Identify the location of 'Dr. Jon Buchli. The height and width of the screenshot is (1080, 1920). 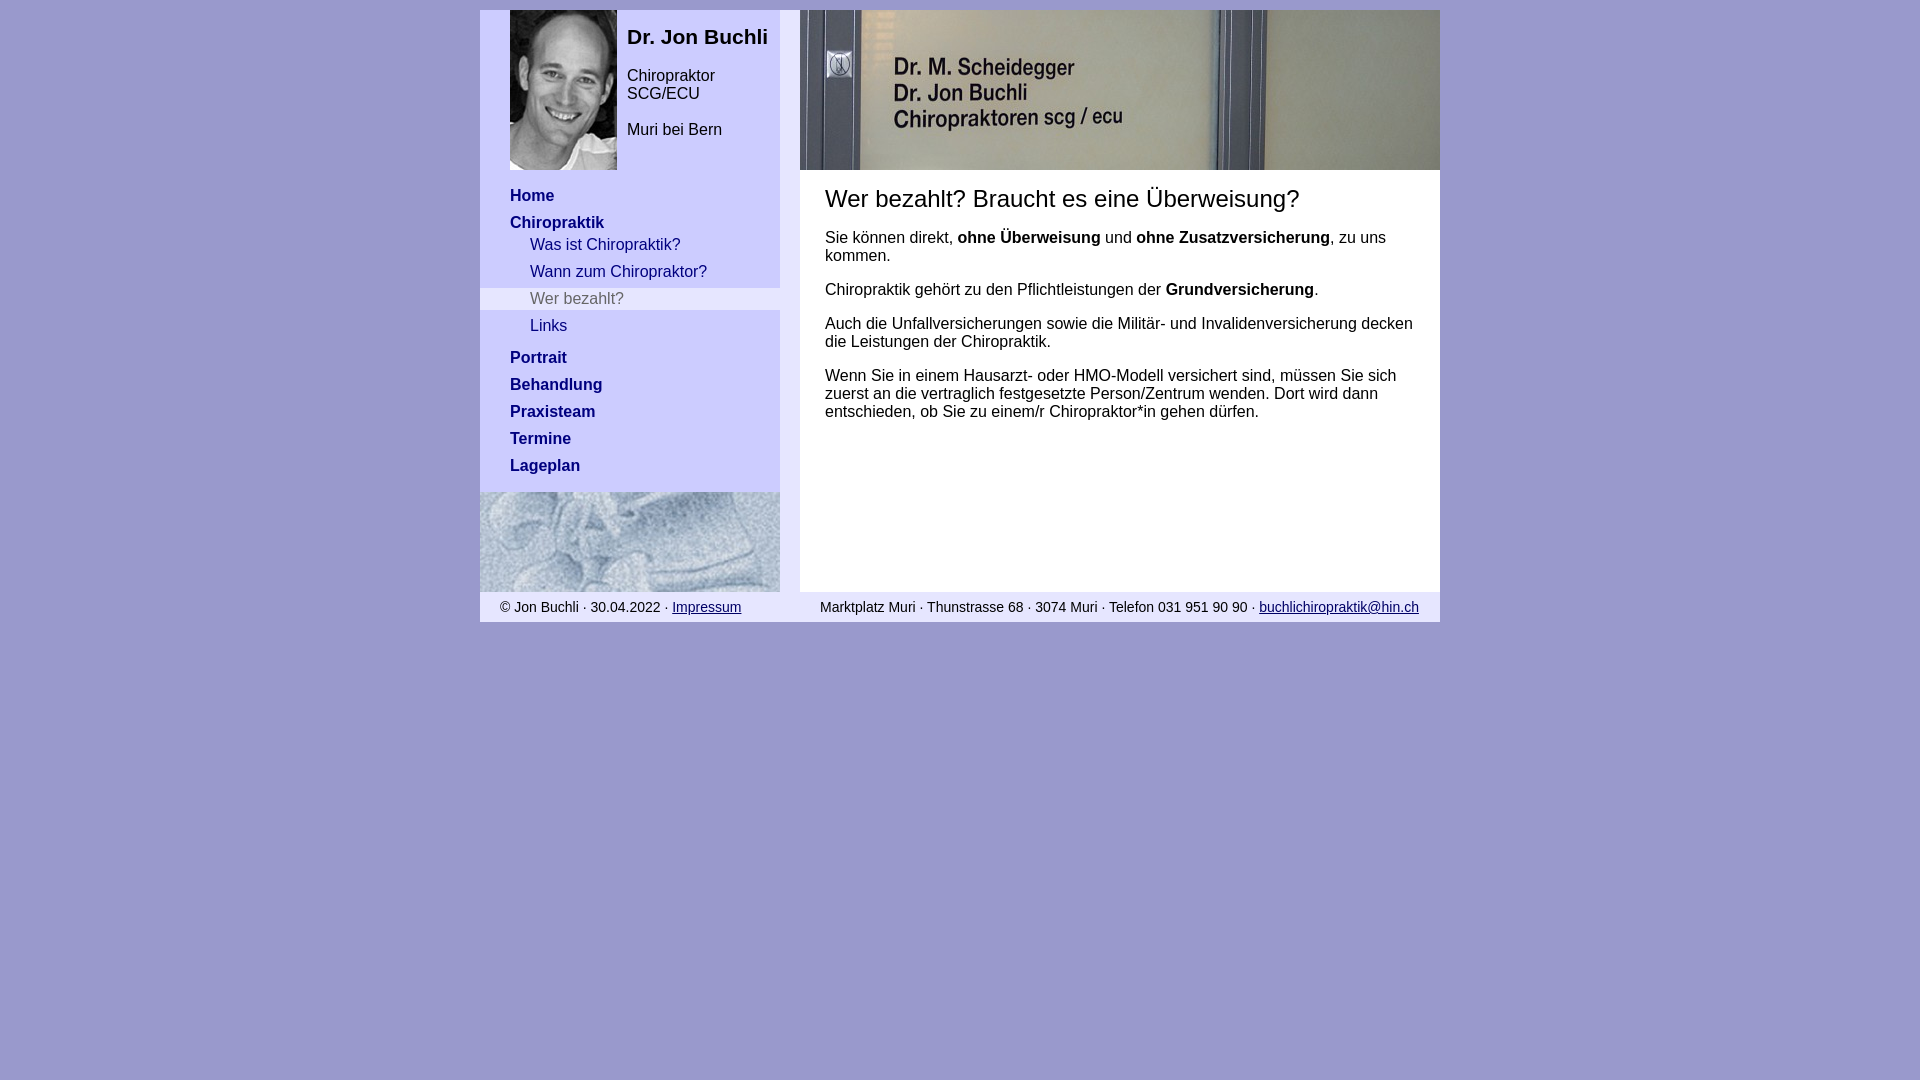
(628, 72).